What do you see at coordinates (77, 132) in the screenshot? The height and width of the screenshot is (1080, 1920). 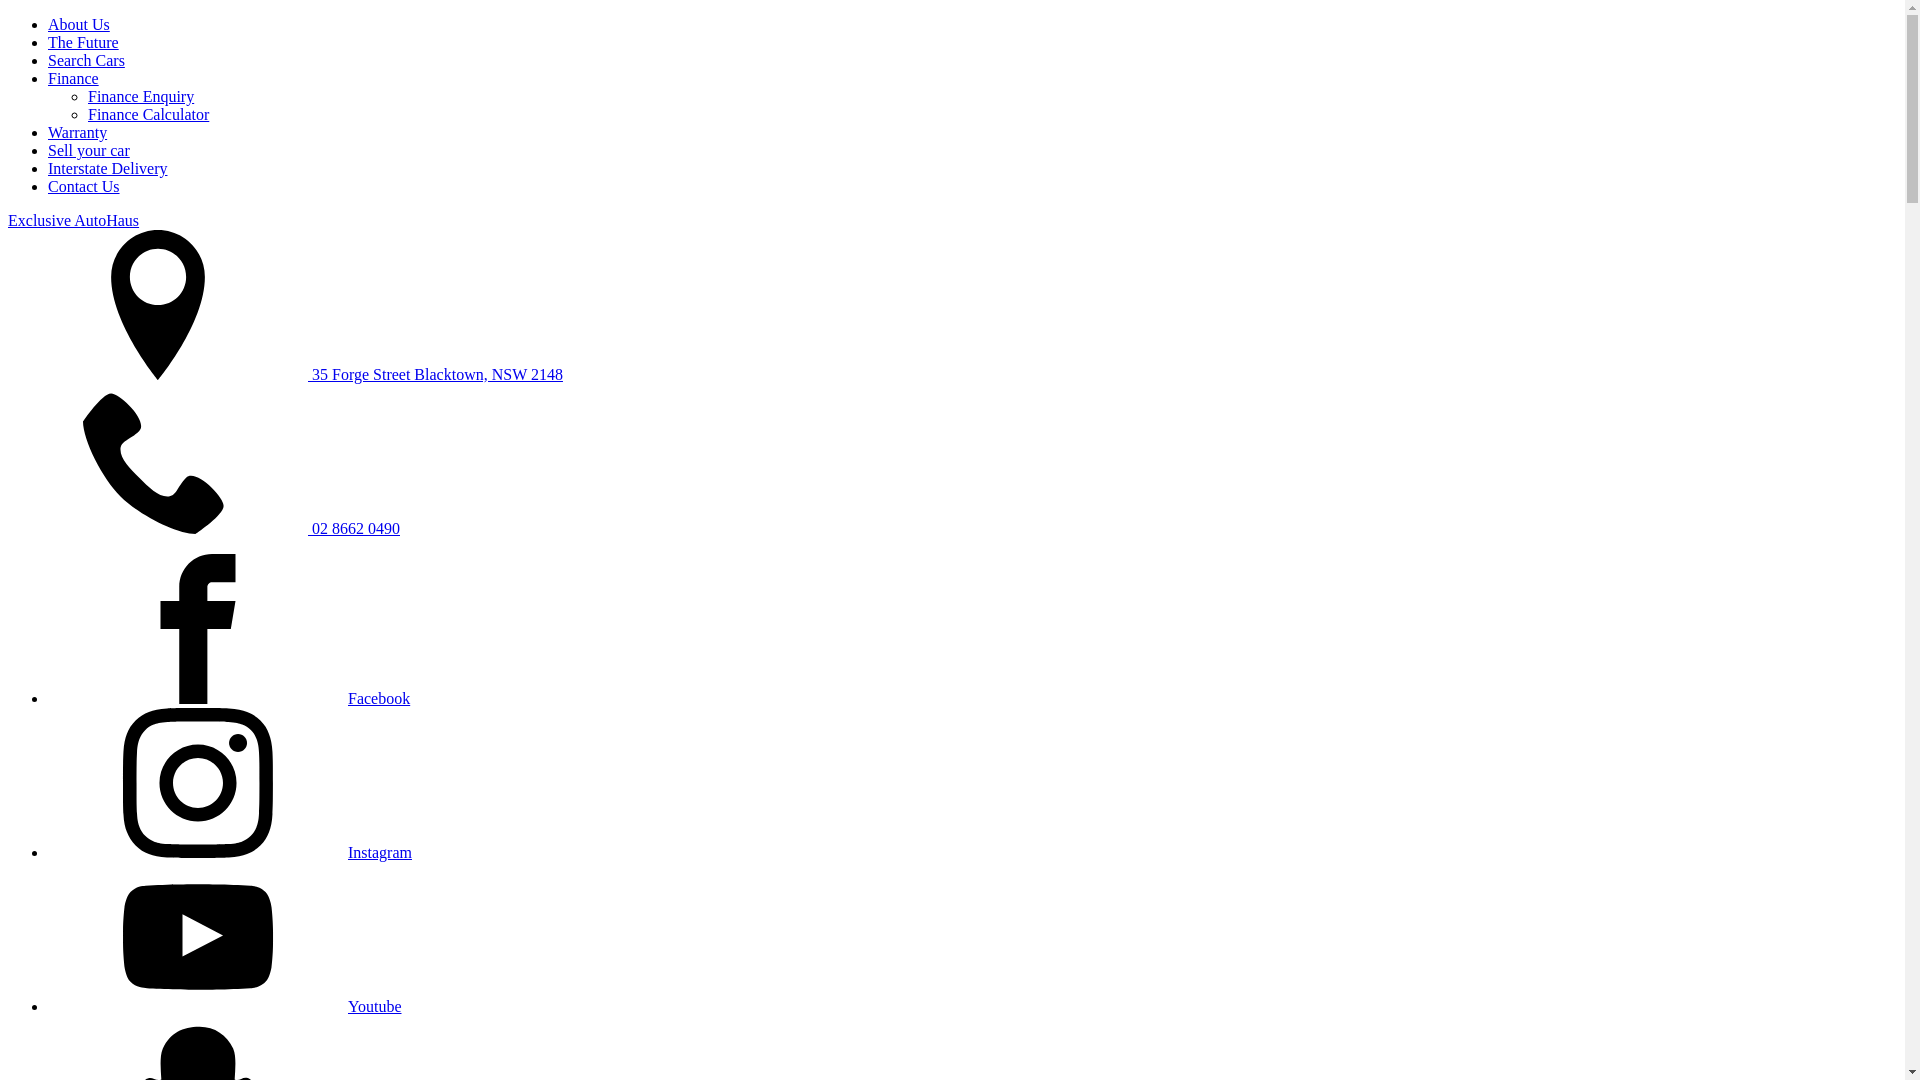 I see `'Warranty'` at bounding box center [77, 132].